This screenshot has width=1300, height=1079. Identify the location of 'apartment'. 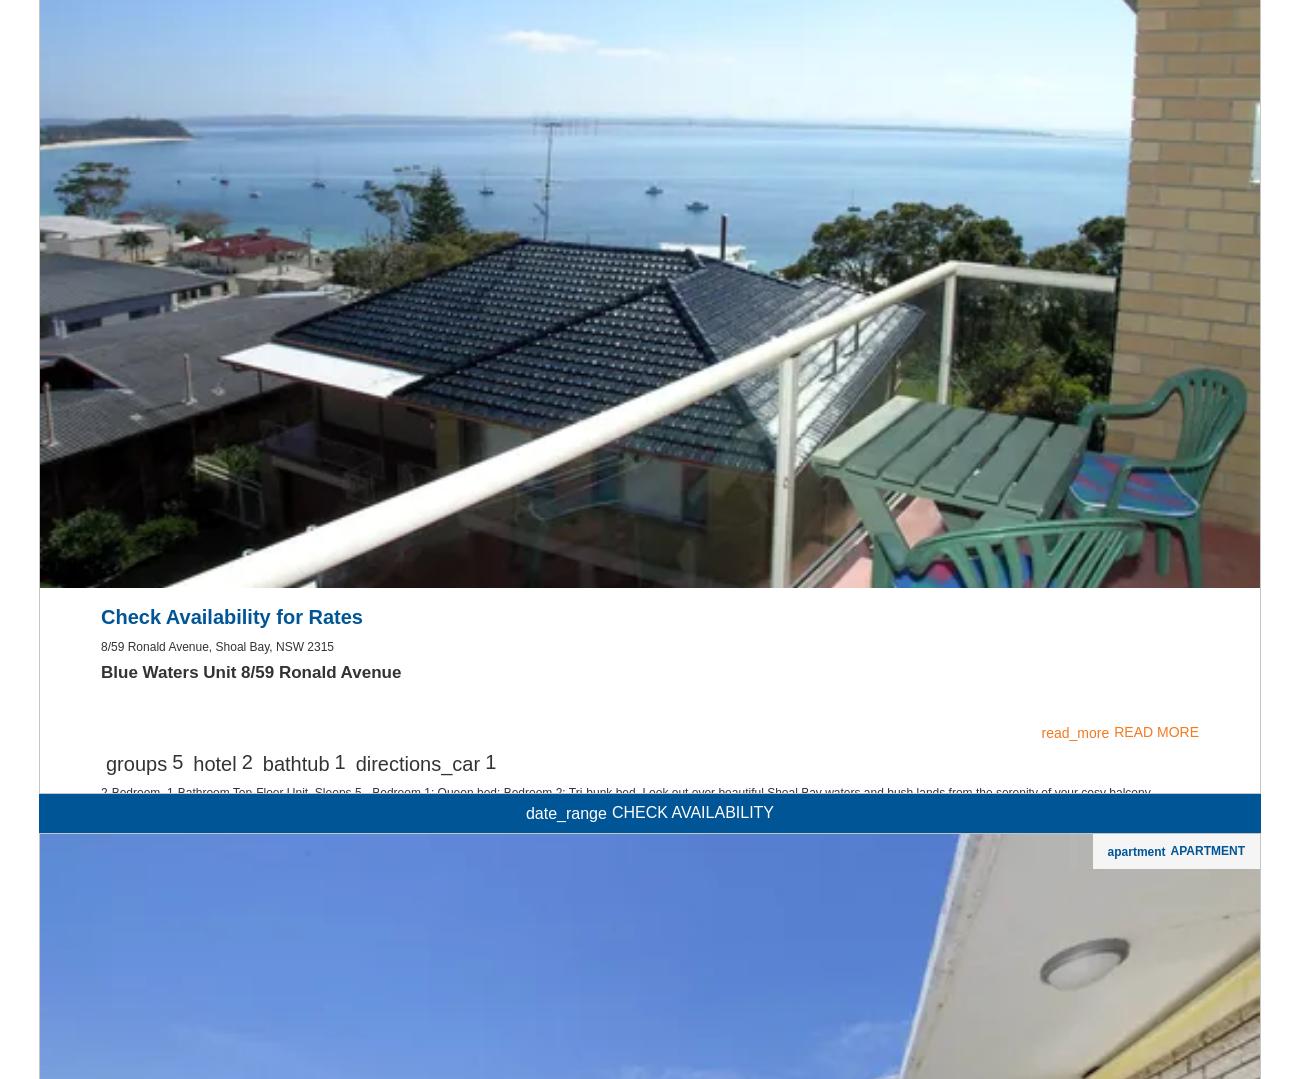
(1134, 63).